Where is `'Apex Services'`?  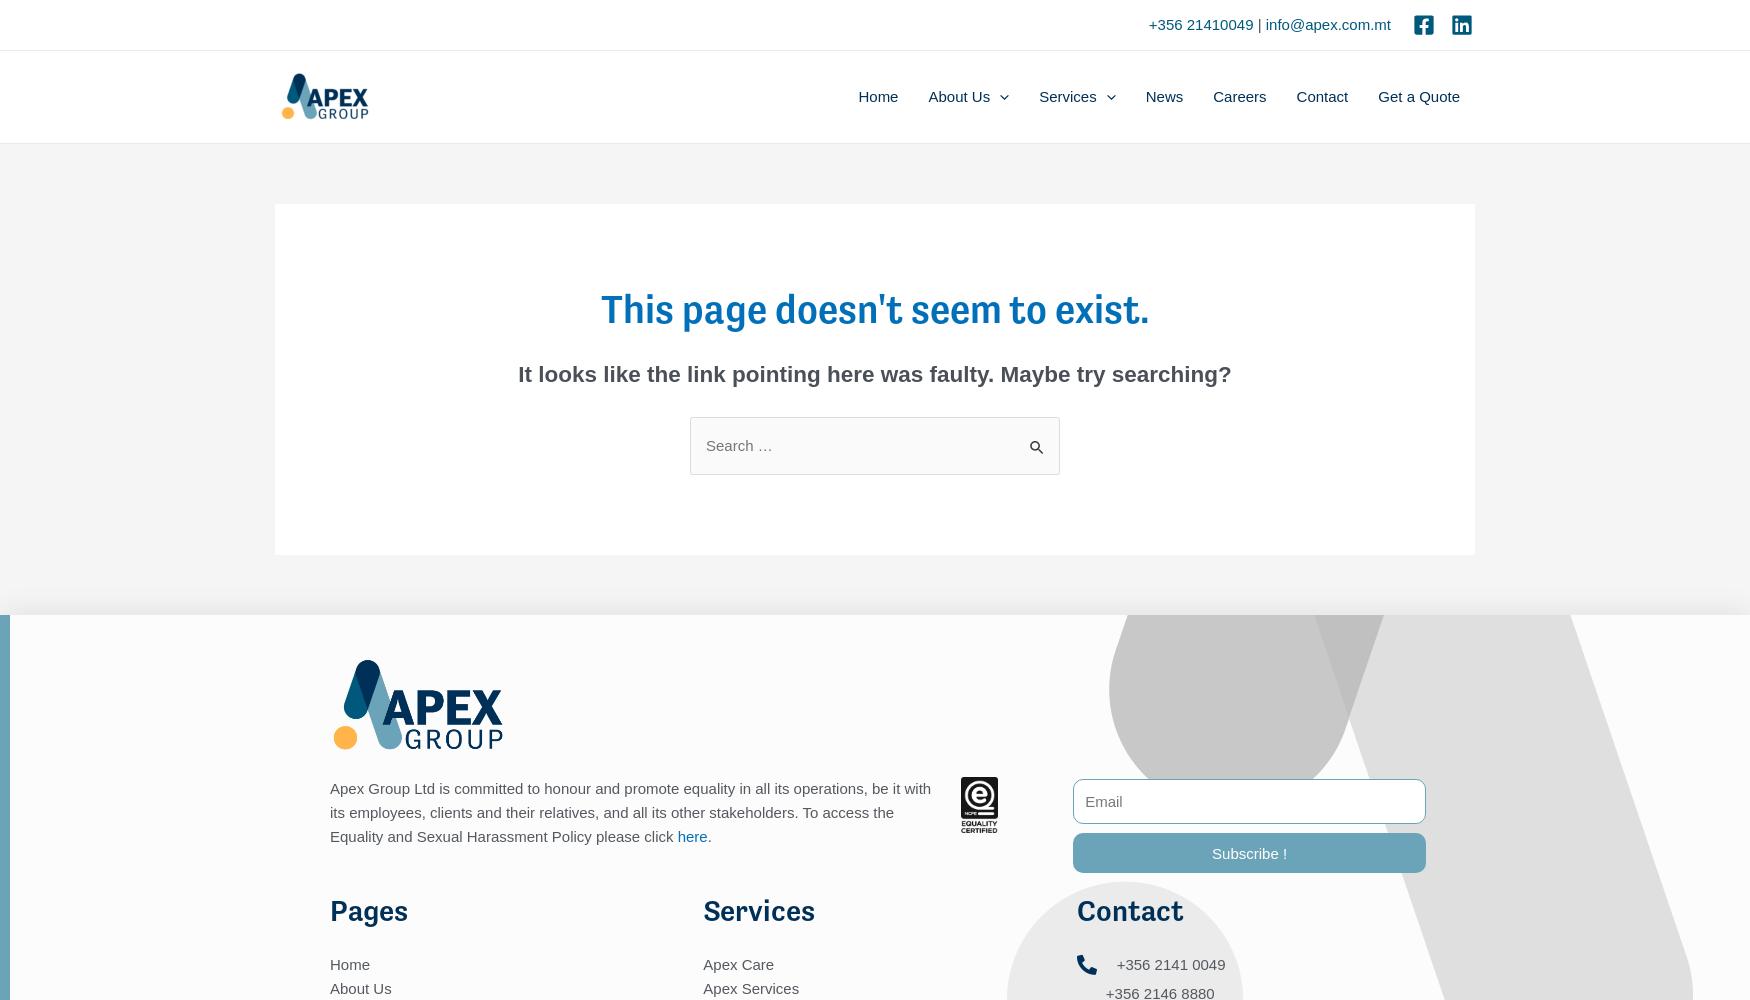 'Apex Services' is located at coordinates (702, 986).